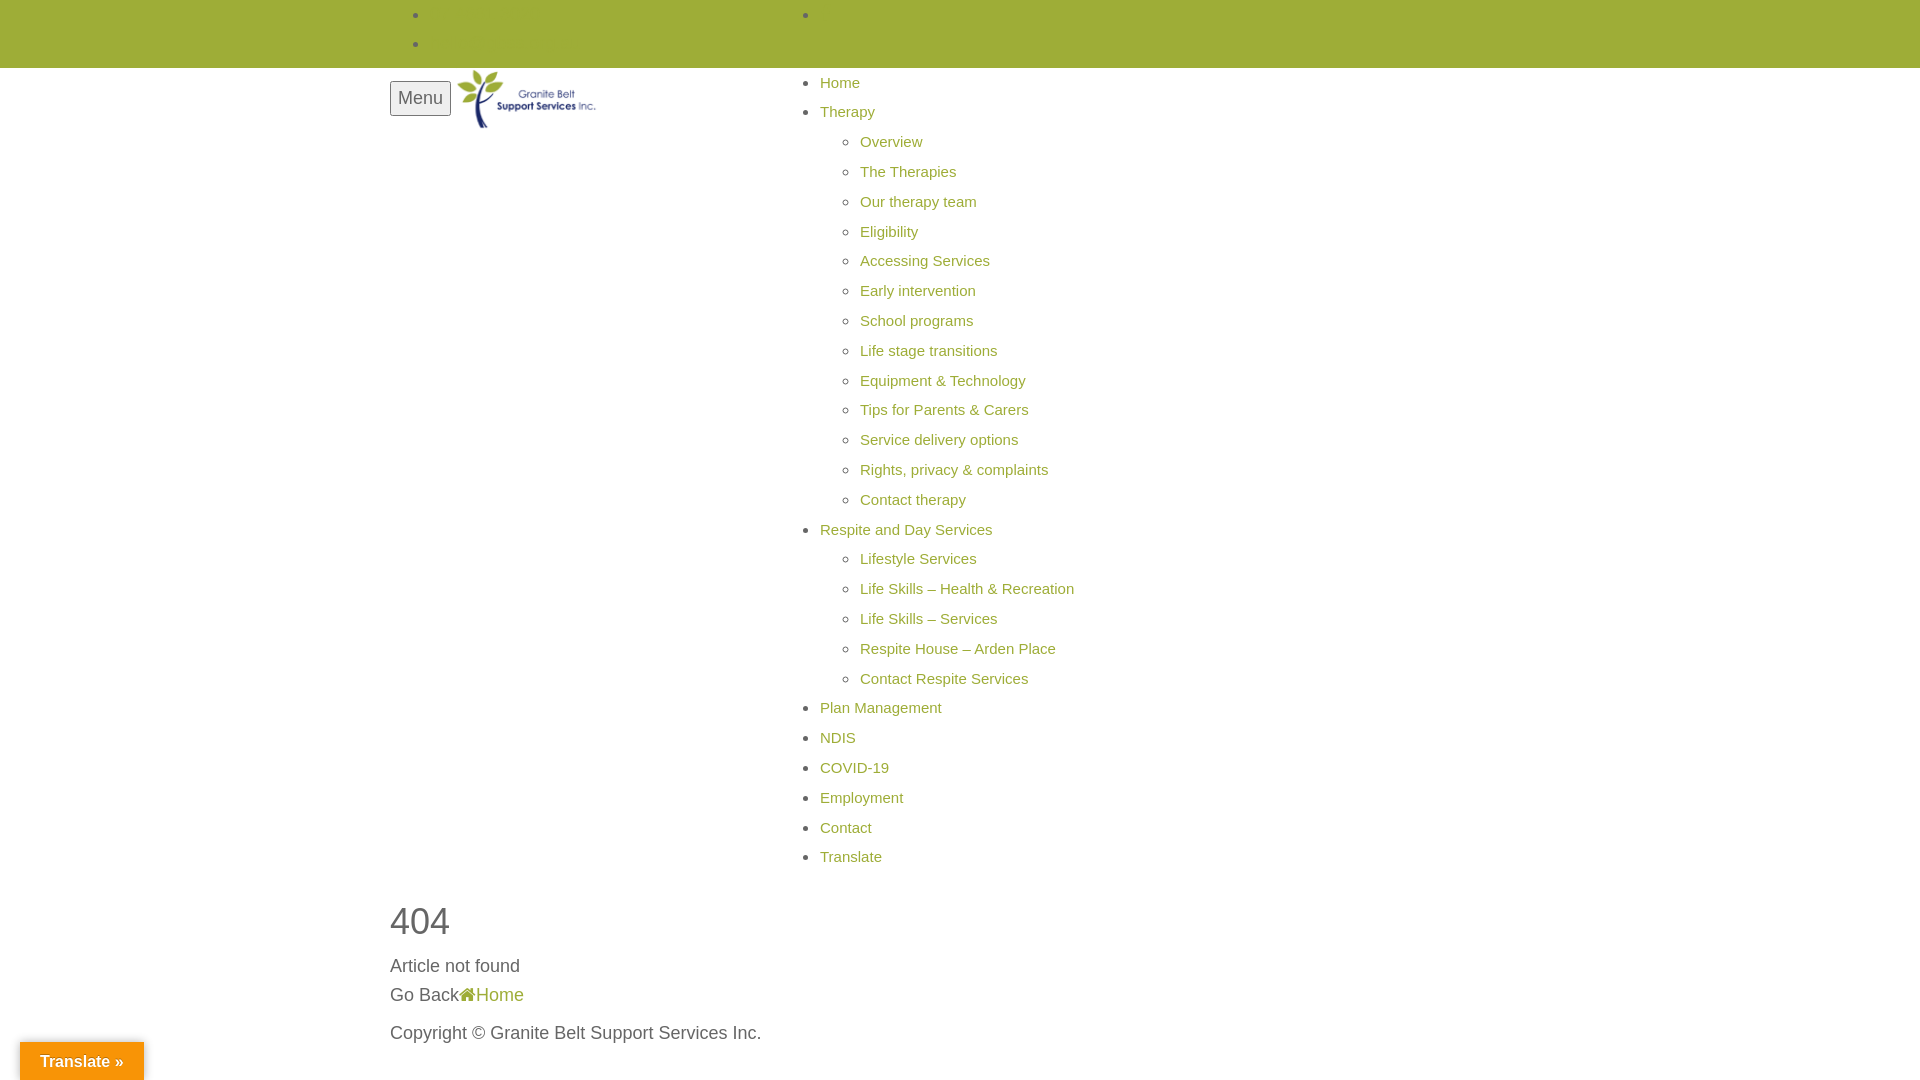 This screenshot has width=1920, height=1080. Describe the element at coordinates (941, 380) in the screenshot. I see `'Equipment & Technology'` at that location.